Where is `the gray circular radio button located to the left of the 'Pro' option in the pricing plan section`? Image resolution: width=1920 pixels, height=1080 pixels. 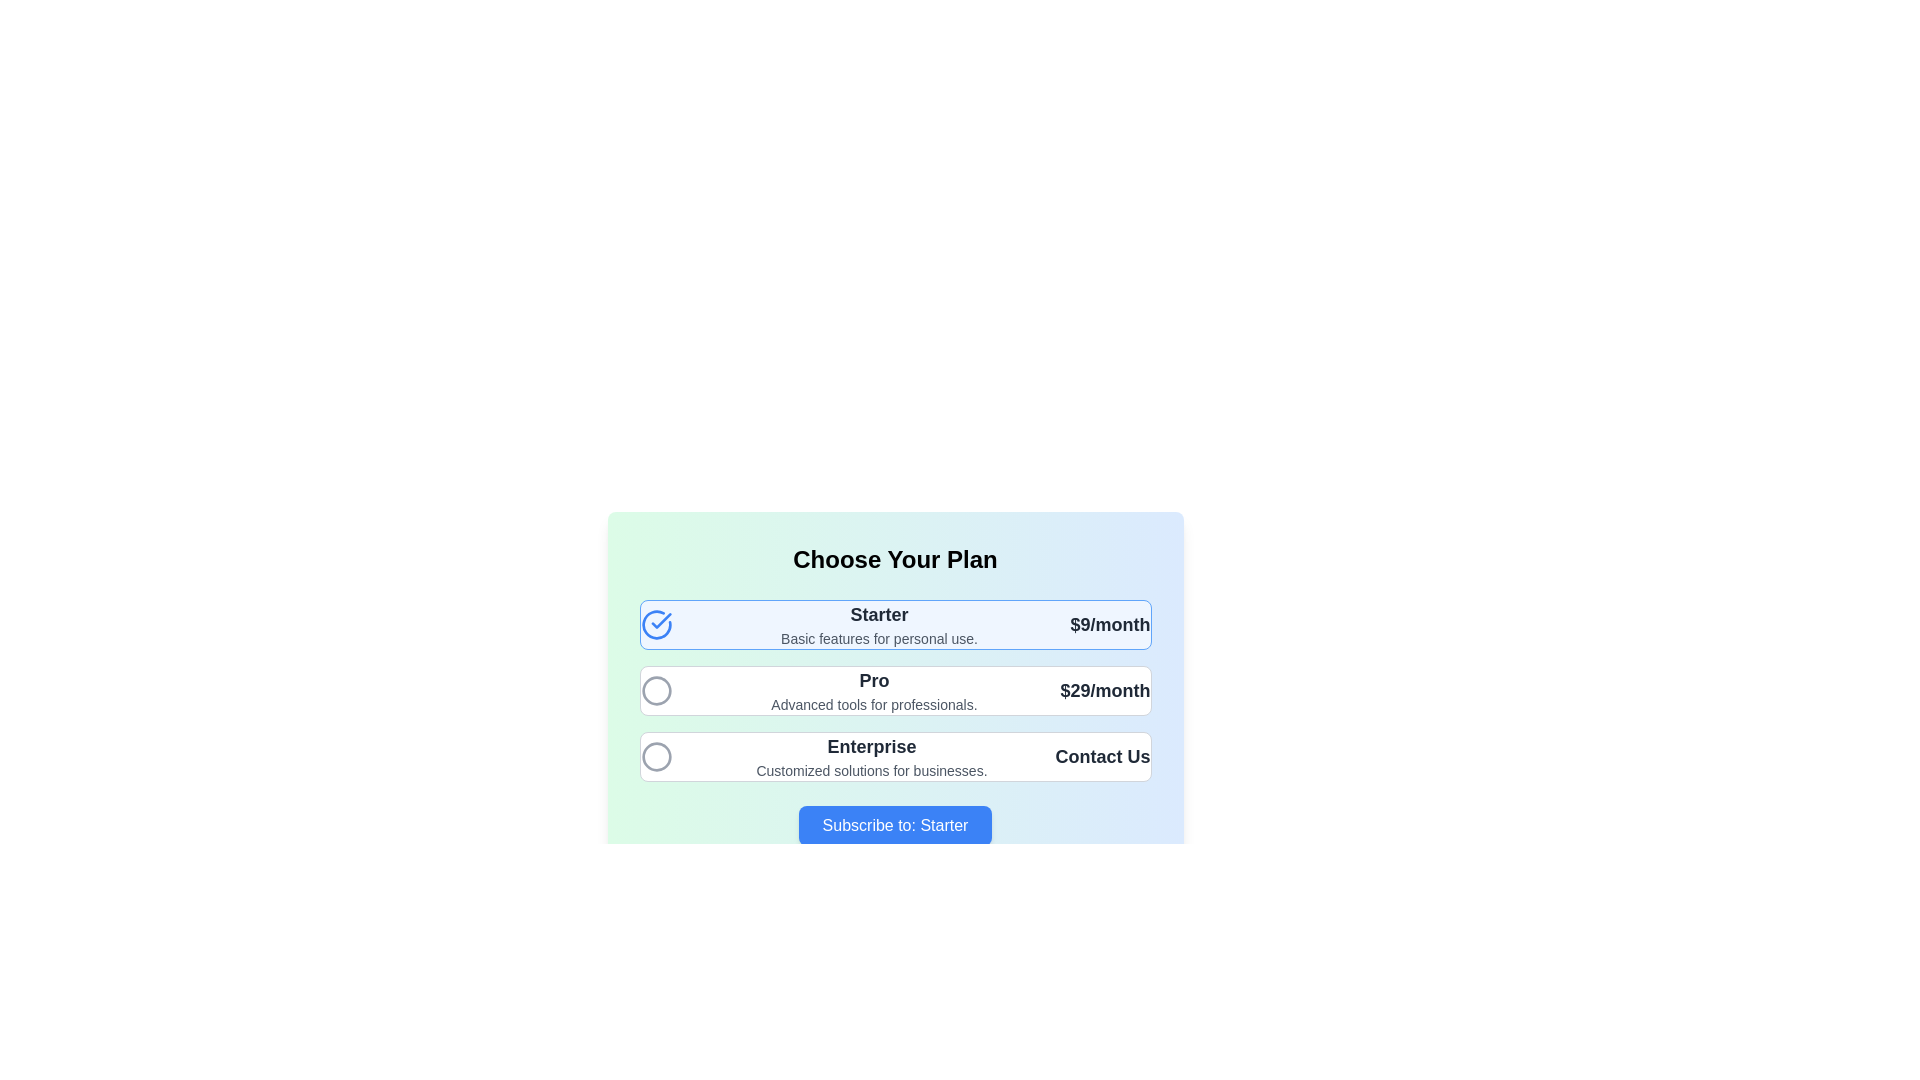
the gray circular radio button located to the left of the 'Pro' option in the pricing plan section is located at coordinates (656, 689).